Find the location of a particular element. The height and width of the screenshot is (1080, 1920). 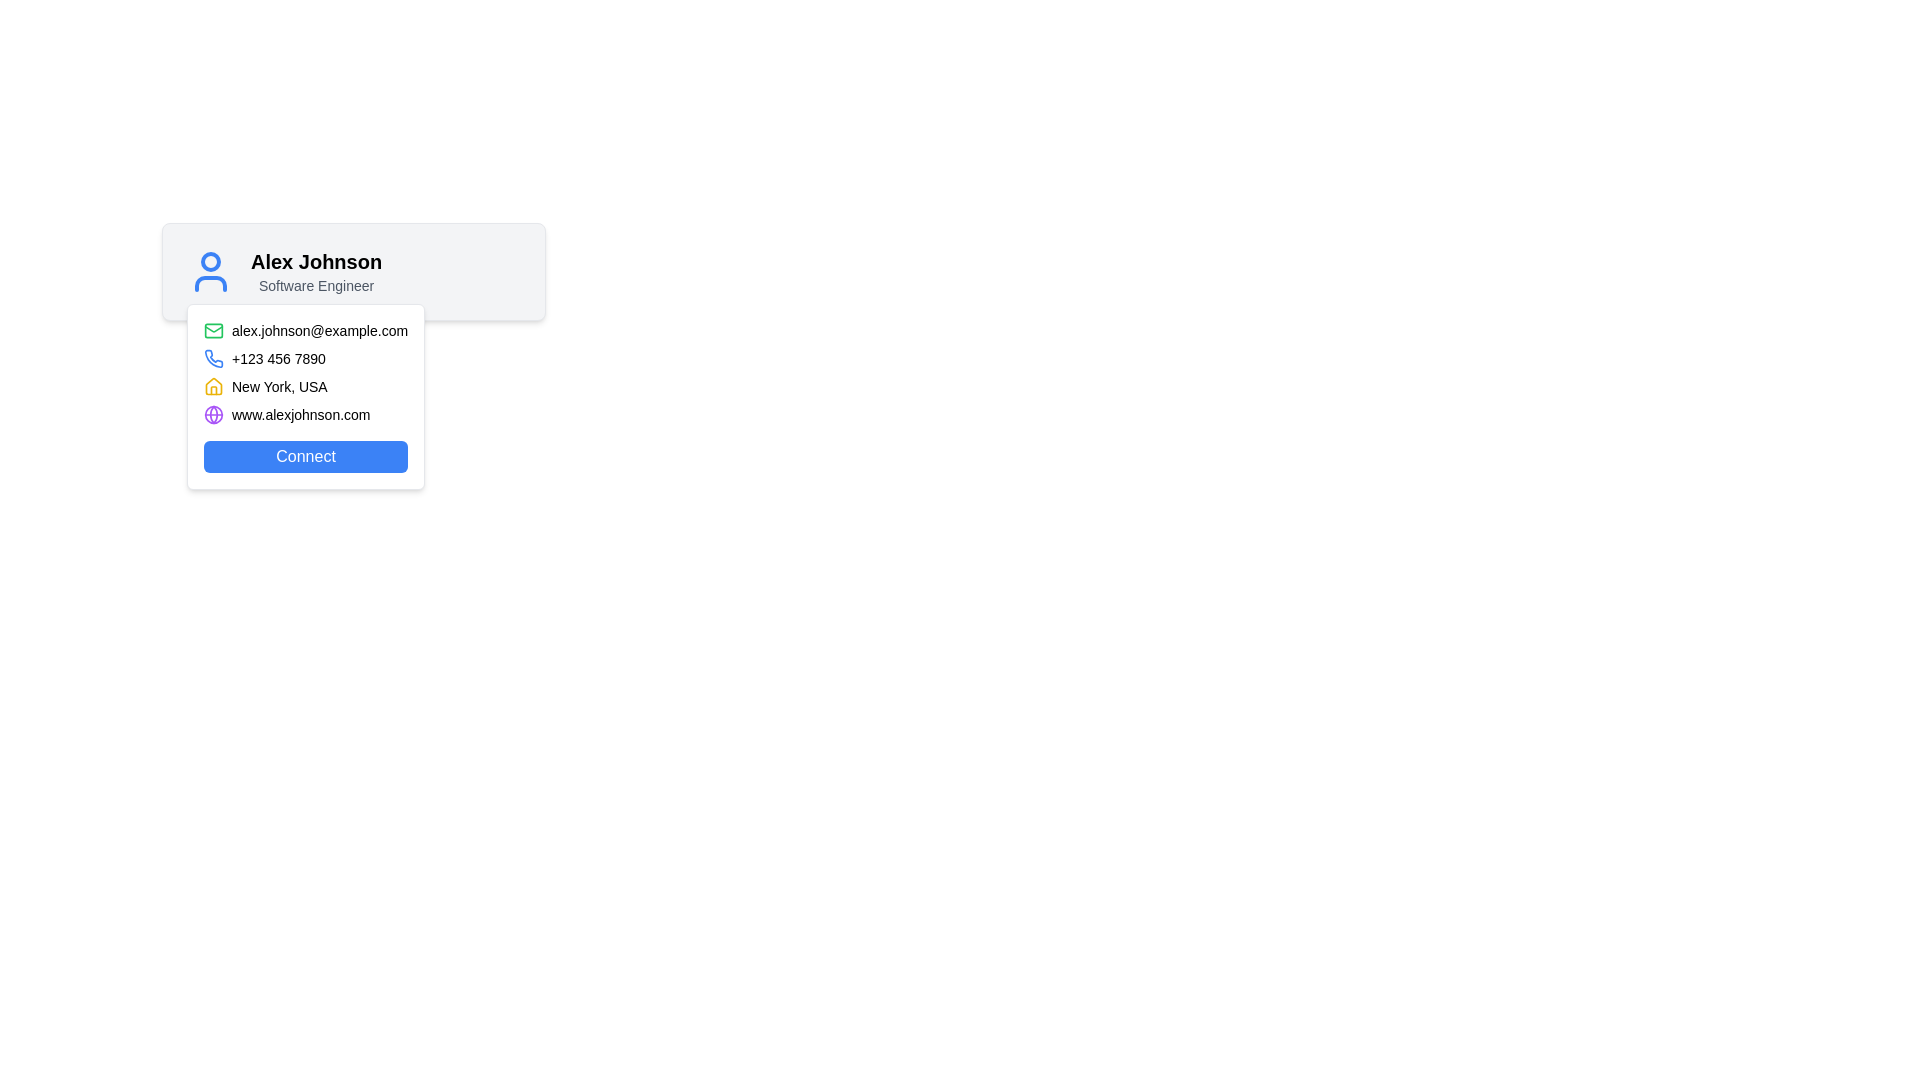

the textual hyperlink 'www.alexjohnson.com' is located at coordinates (300, 414).